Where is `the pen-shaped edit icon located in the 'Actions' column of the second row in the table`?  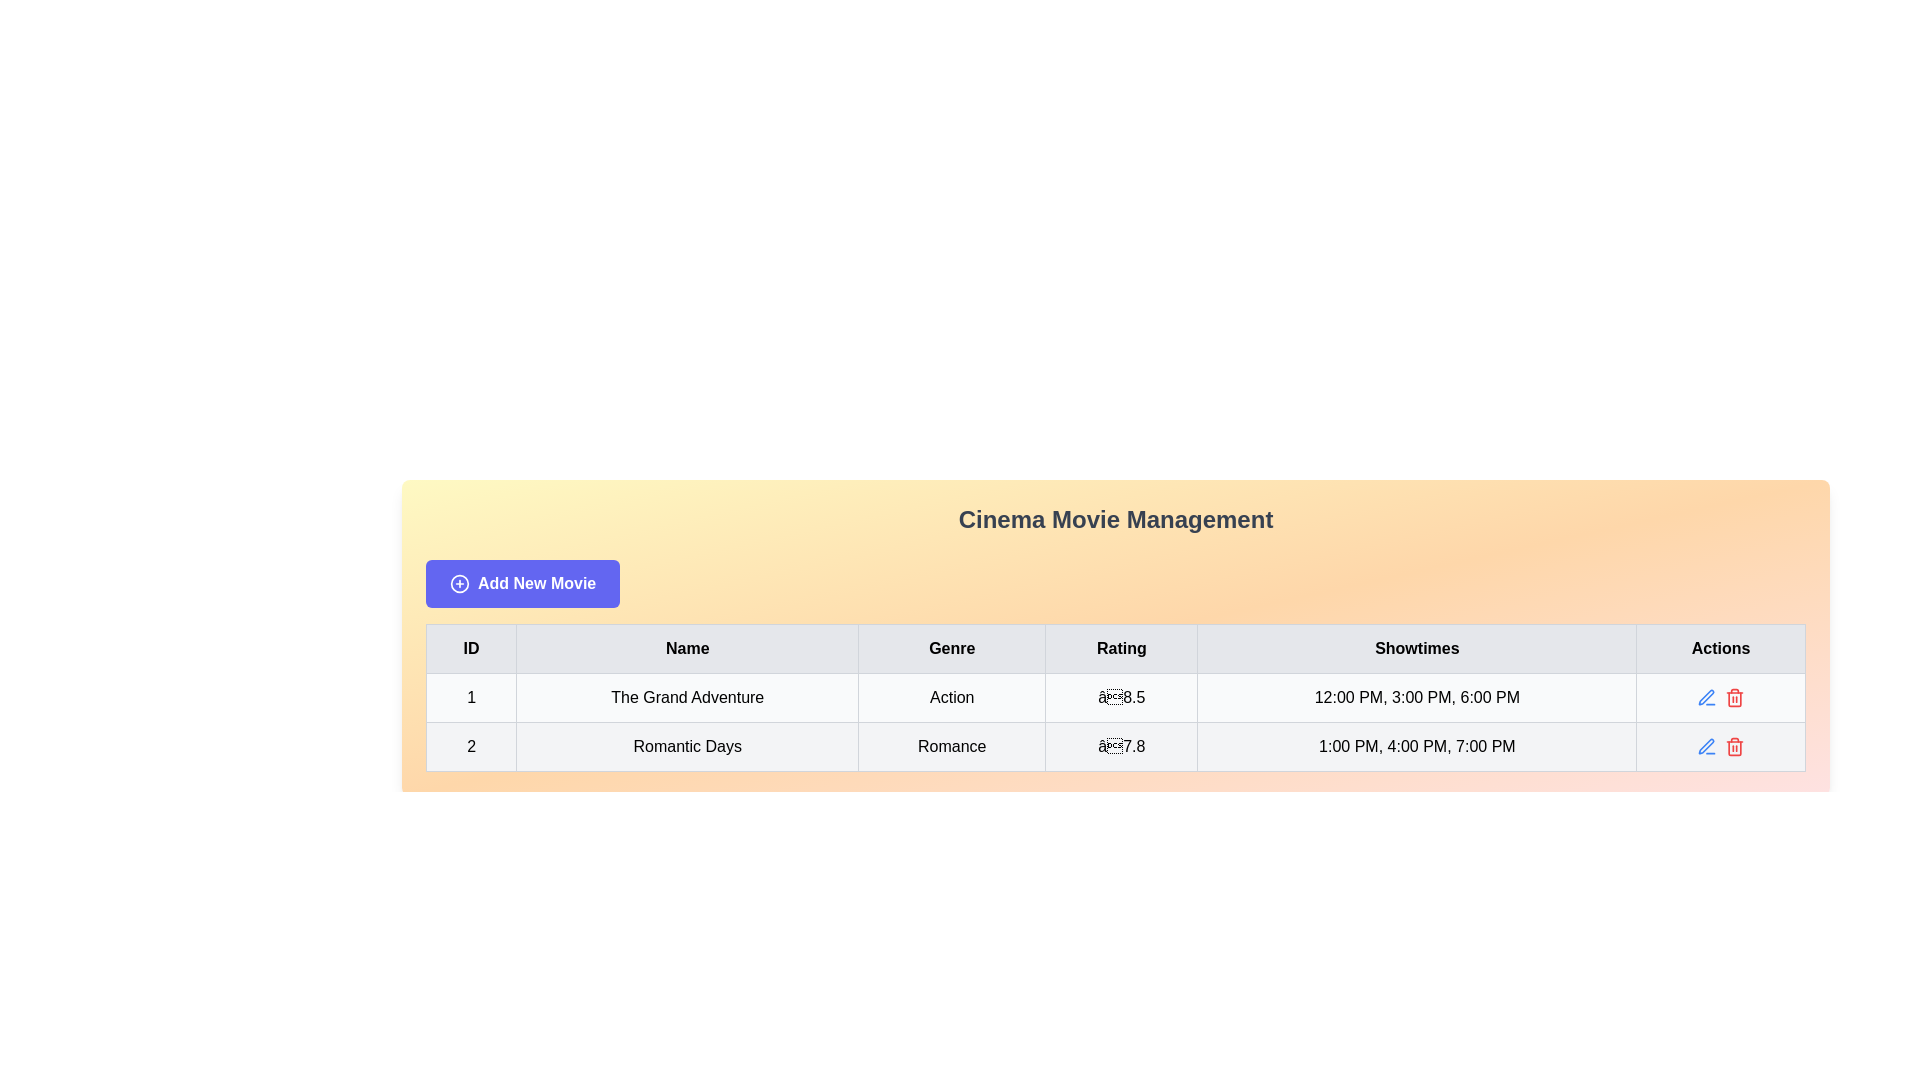 the pen-shaped edit icon located in the 'Actions' column of the second row in the table is located at coordinates (1706, 747).